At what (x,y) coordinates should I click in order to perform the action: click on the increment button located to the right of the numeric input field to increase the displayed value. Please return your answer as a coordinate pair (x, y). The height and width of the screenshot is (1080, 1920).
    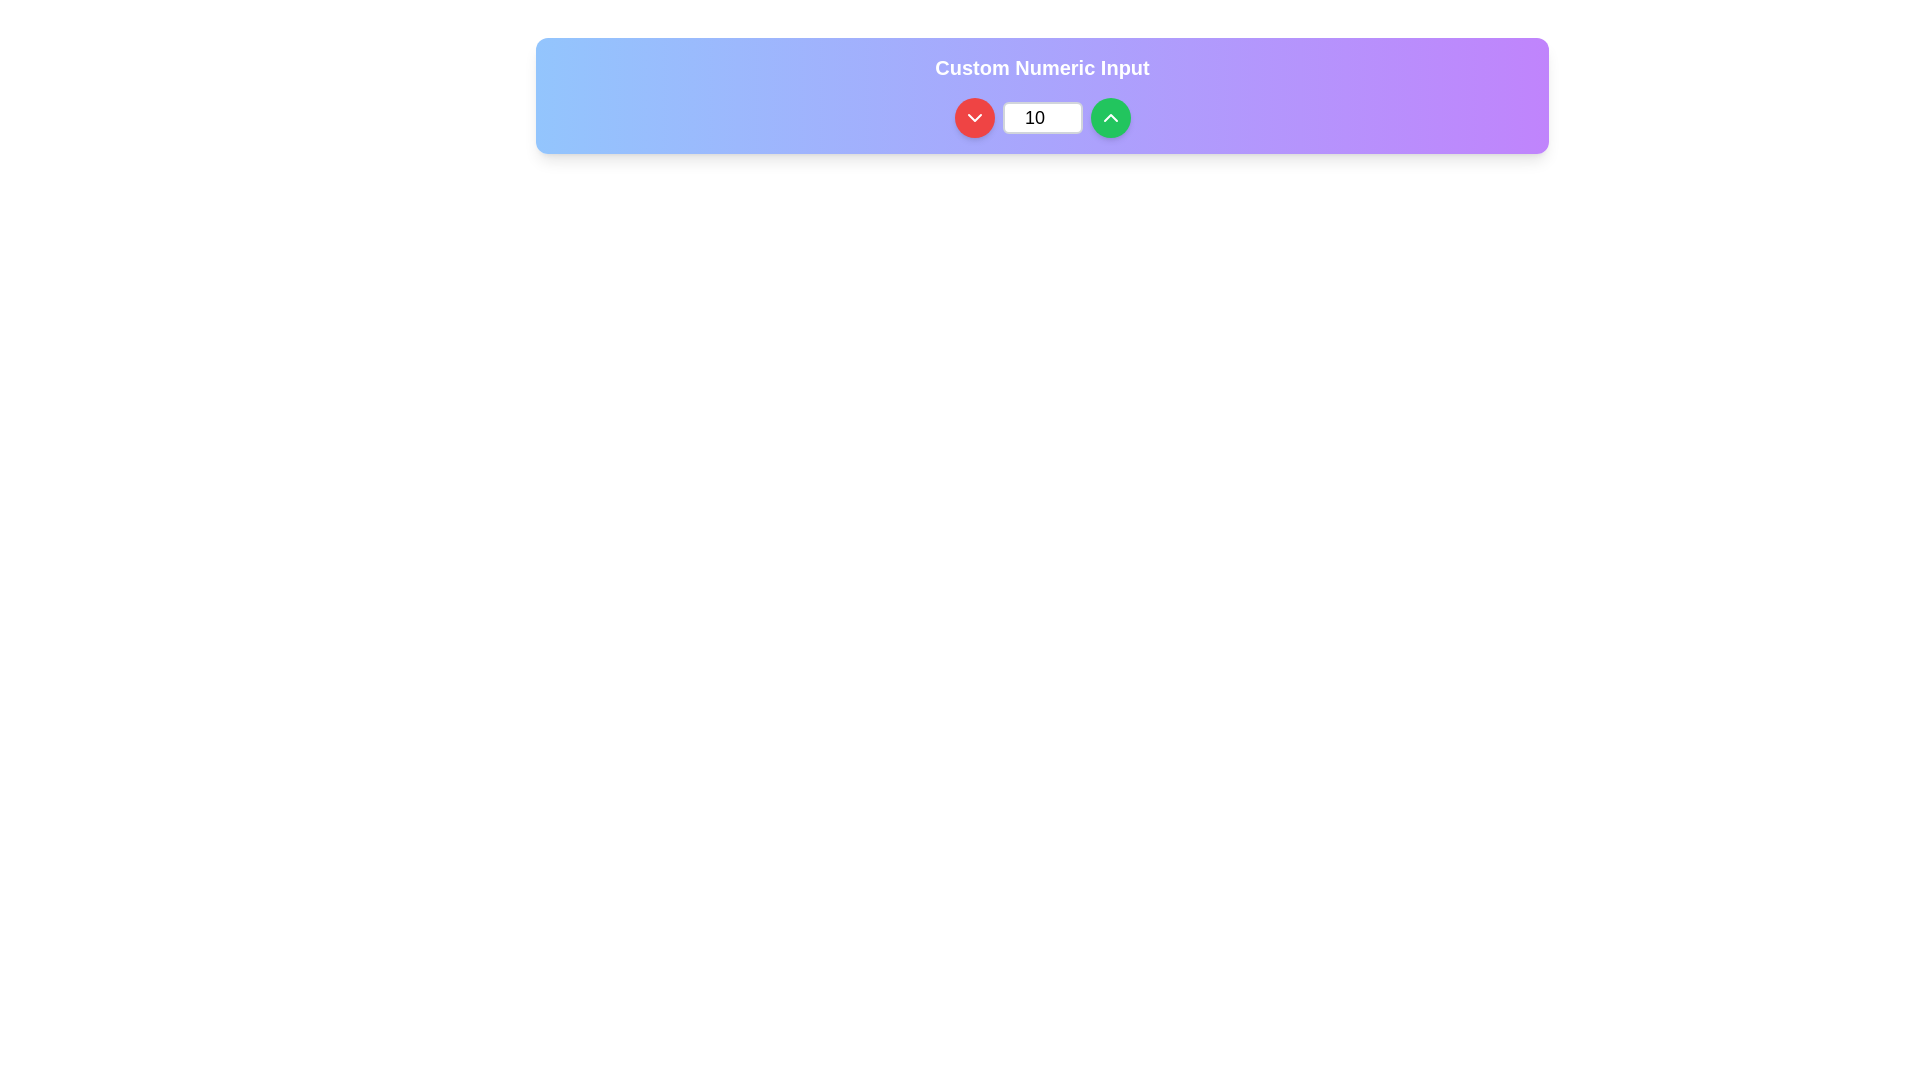
    Looking at the image, I should click on (1109, 118).